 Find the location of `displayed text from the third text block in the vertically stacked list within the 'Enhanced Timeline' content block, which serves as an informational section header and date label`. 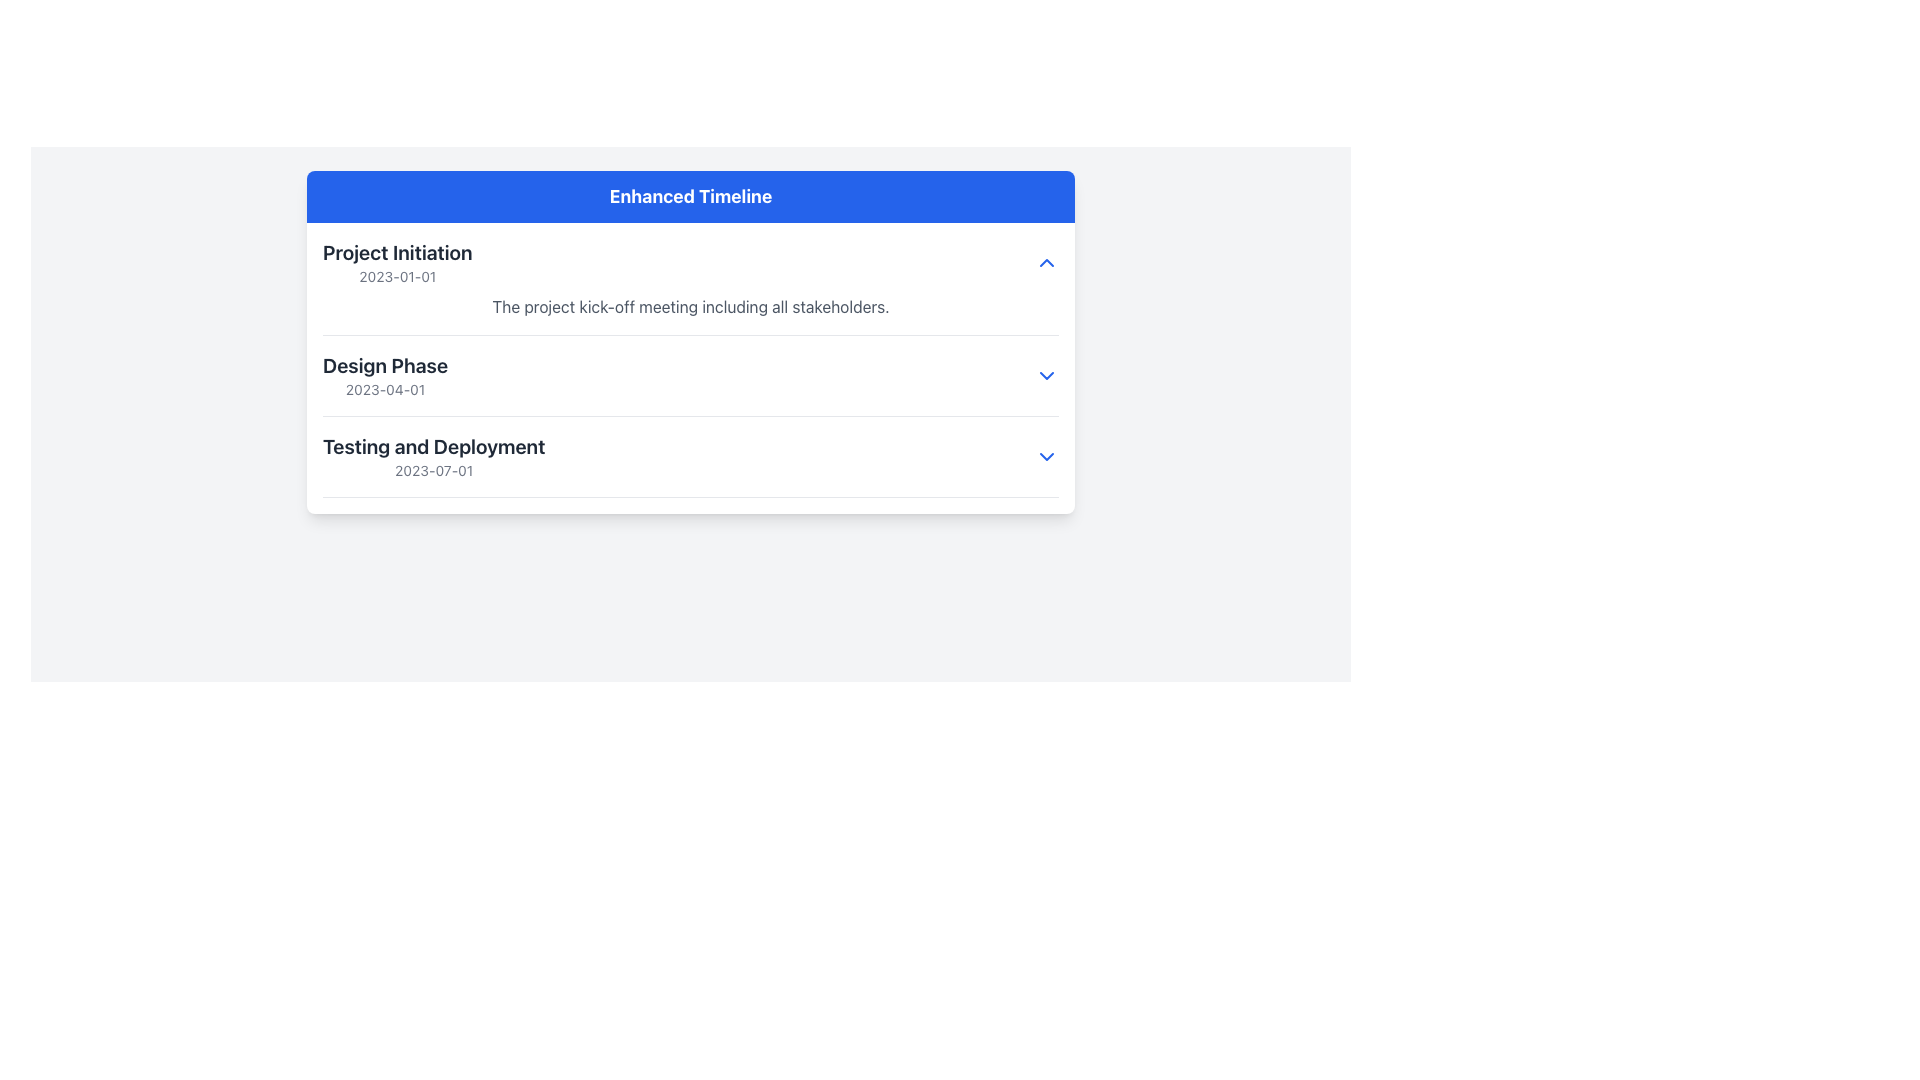

displayed text from the third text block in the vertically stacked list within the 'Enhanced Timeline' content block, which serves as an informational section header and date label is located at coordinates (433, 456).